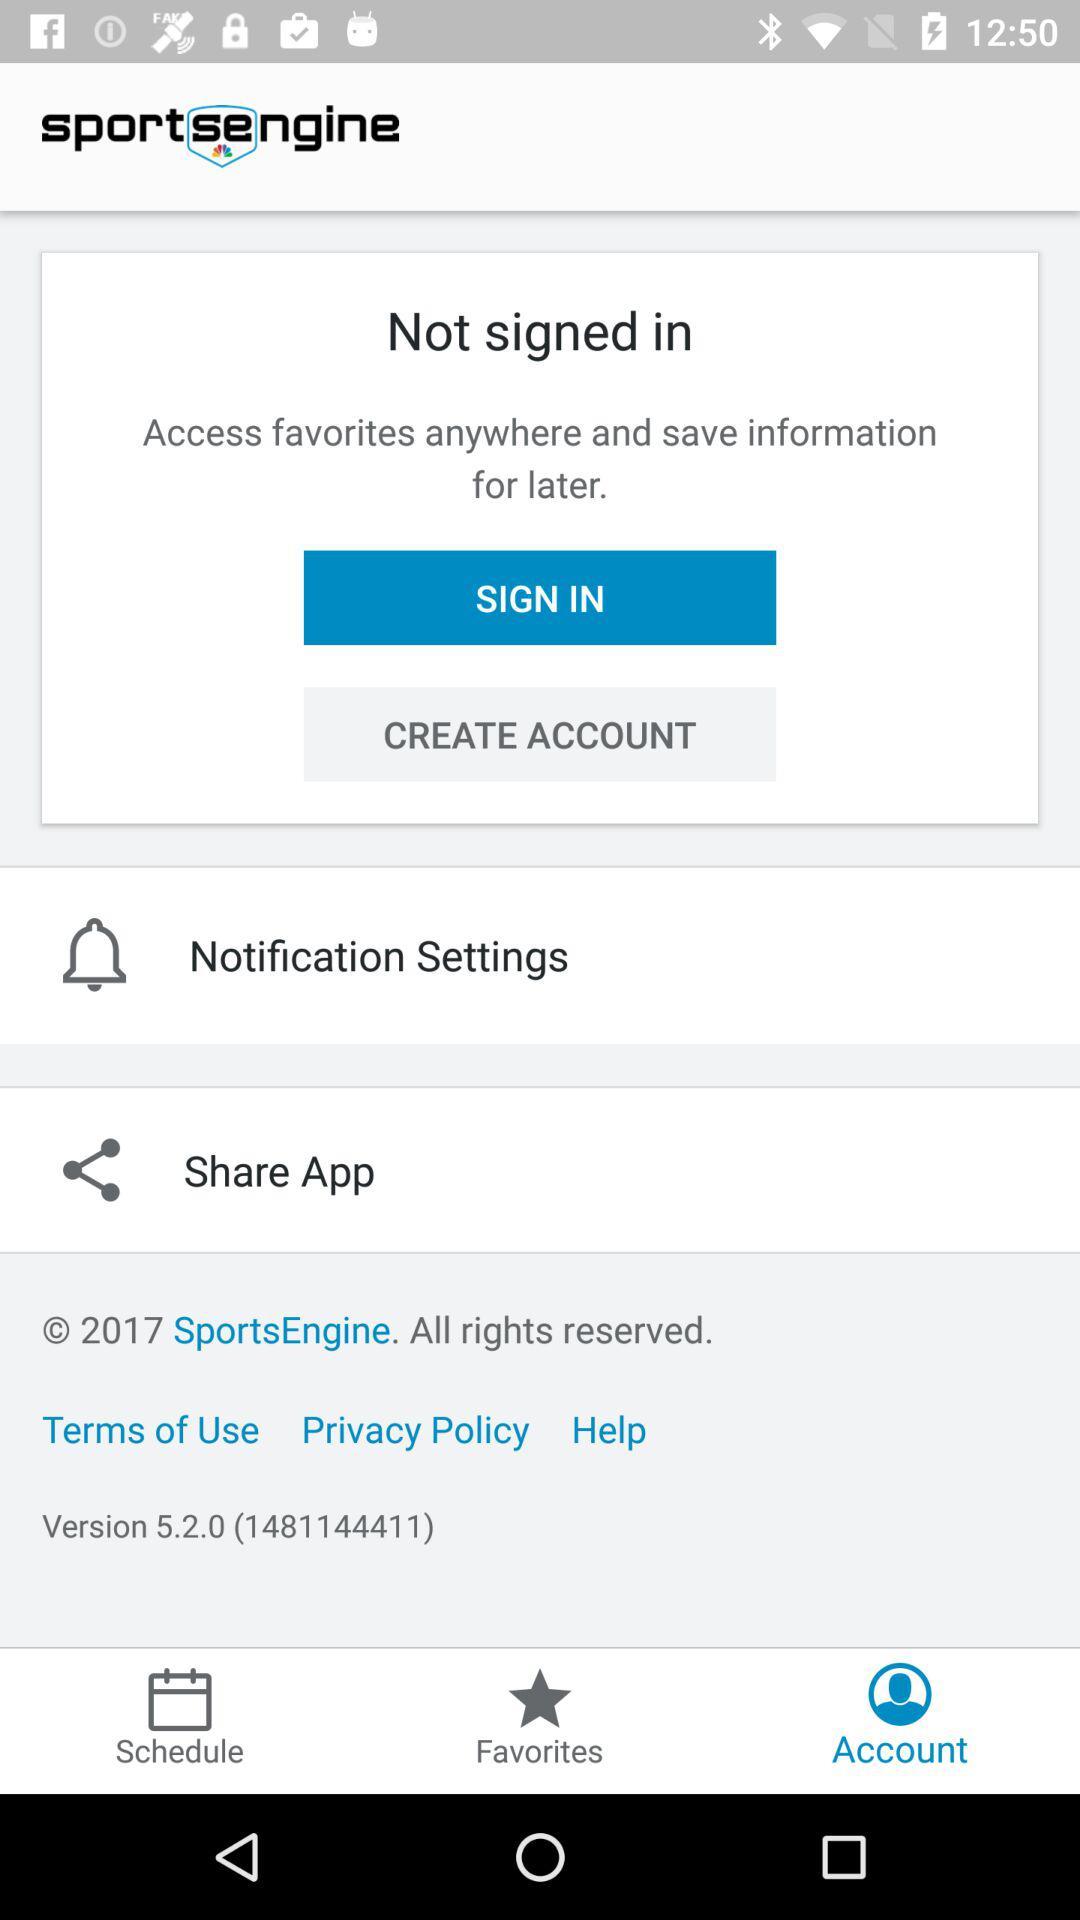 The height and width of the screenshot is (1920, 1080). Describe the element at coordinates (540, 596) in the screenshot. I see `sign in` at that location.